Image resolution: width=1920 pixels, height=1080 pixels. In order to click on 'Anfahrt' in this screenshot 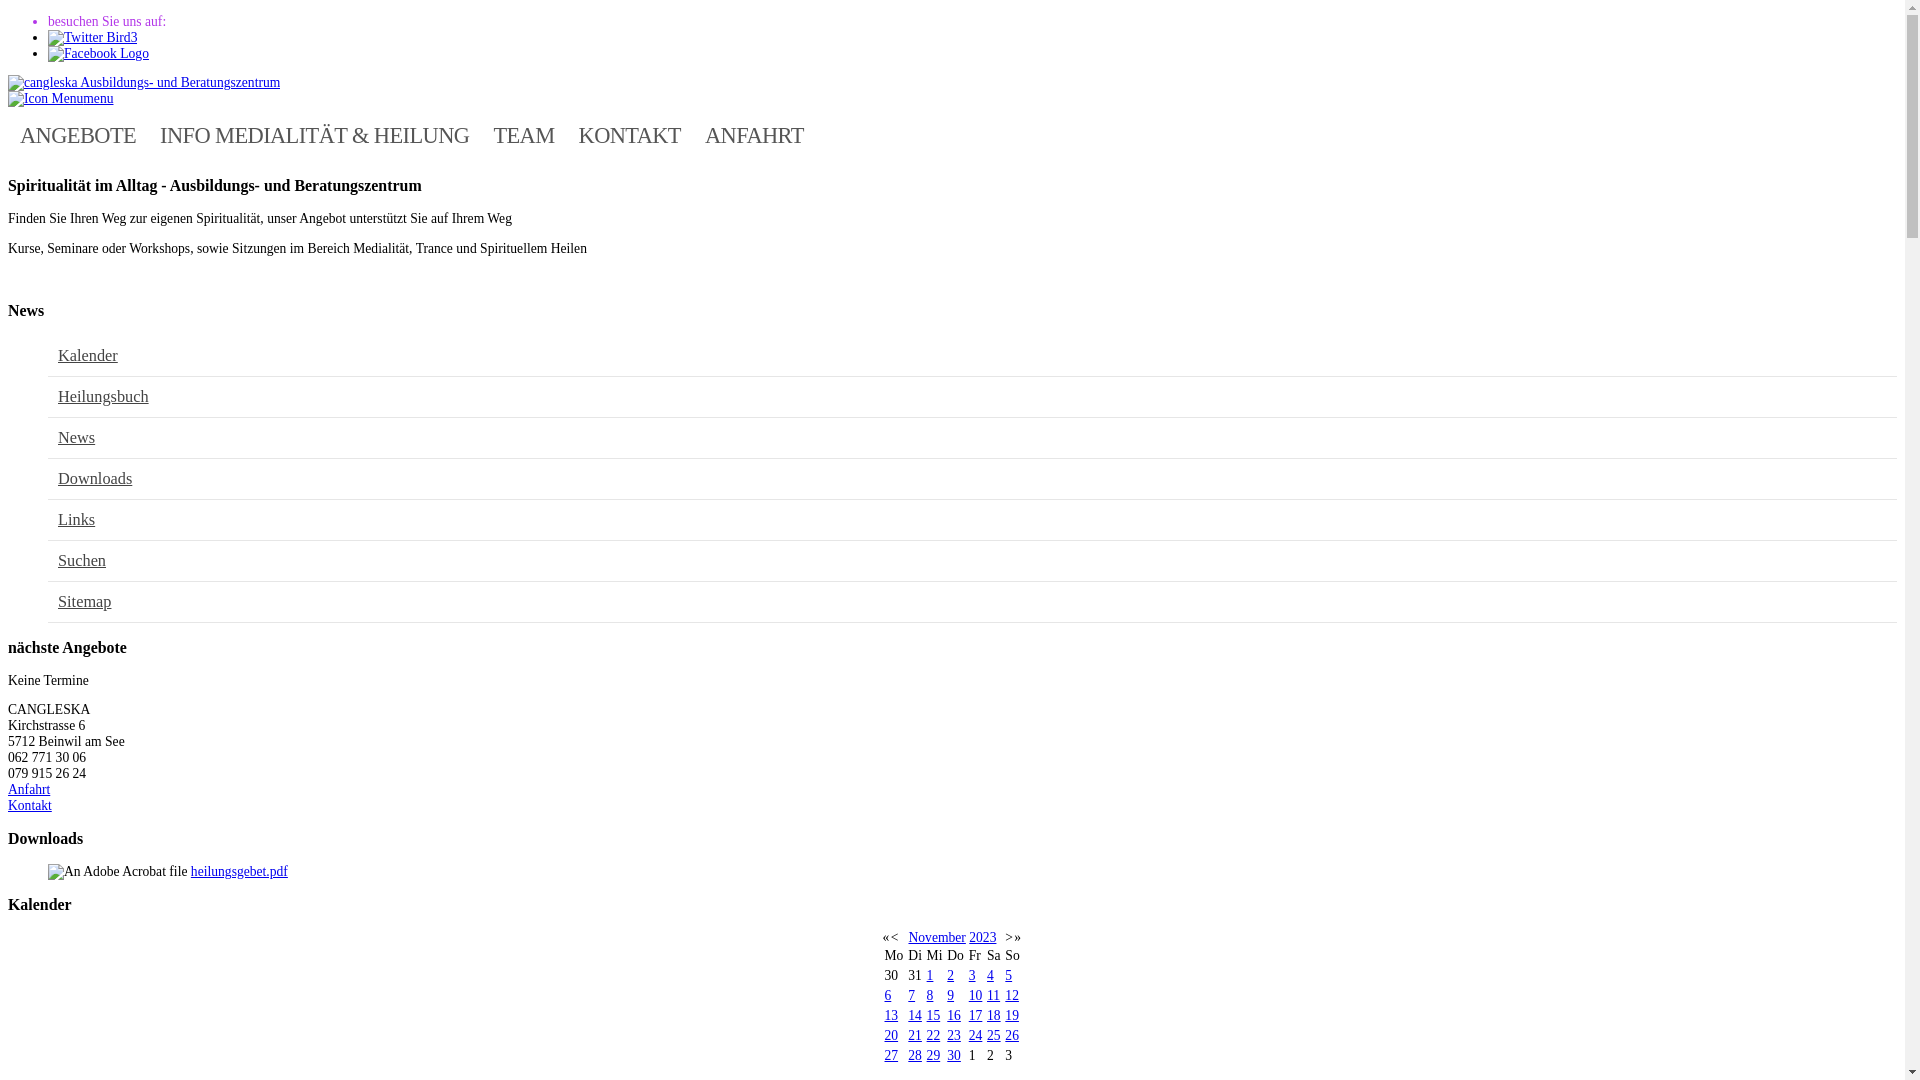, I will do `click(8, 788)`.